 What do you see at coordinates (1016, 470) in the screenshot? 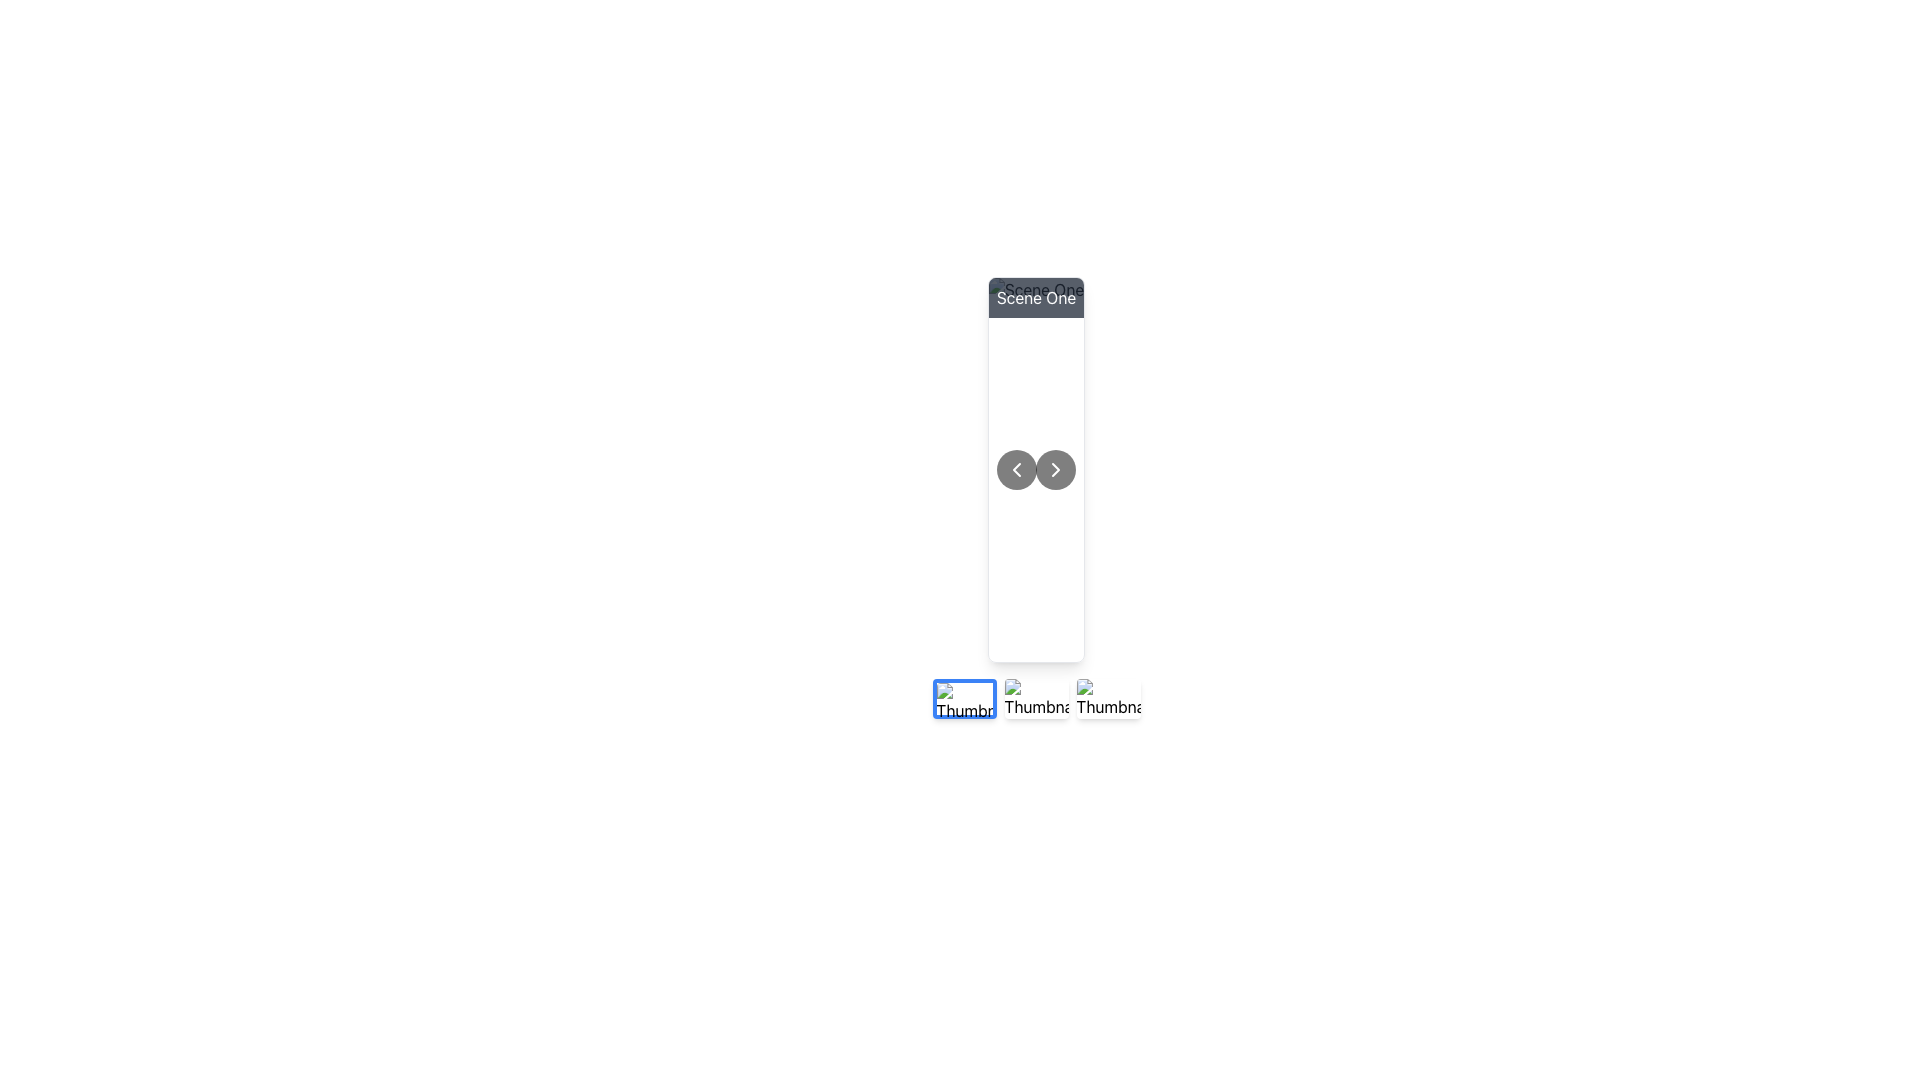
I see `the backward navigation control icon located on the left side of the visible area` at bounding box center [1016, 470].